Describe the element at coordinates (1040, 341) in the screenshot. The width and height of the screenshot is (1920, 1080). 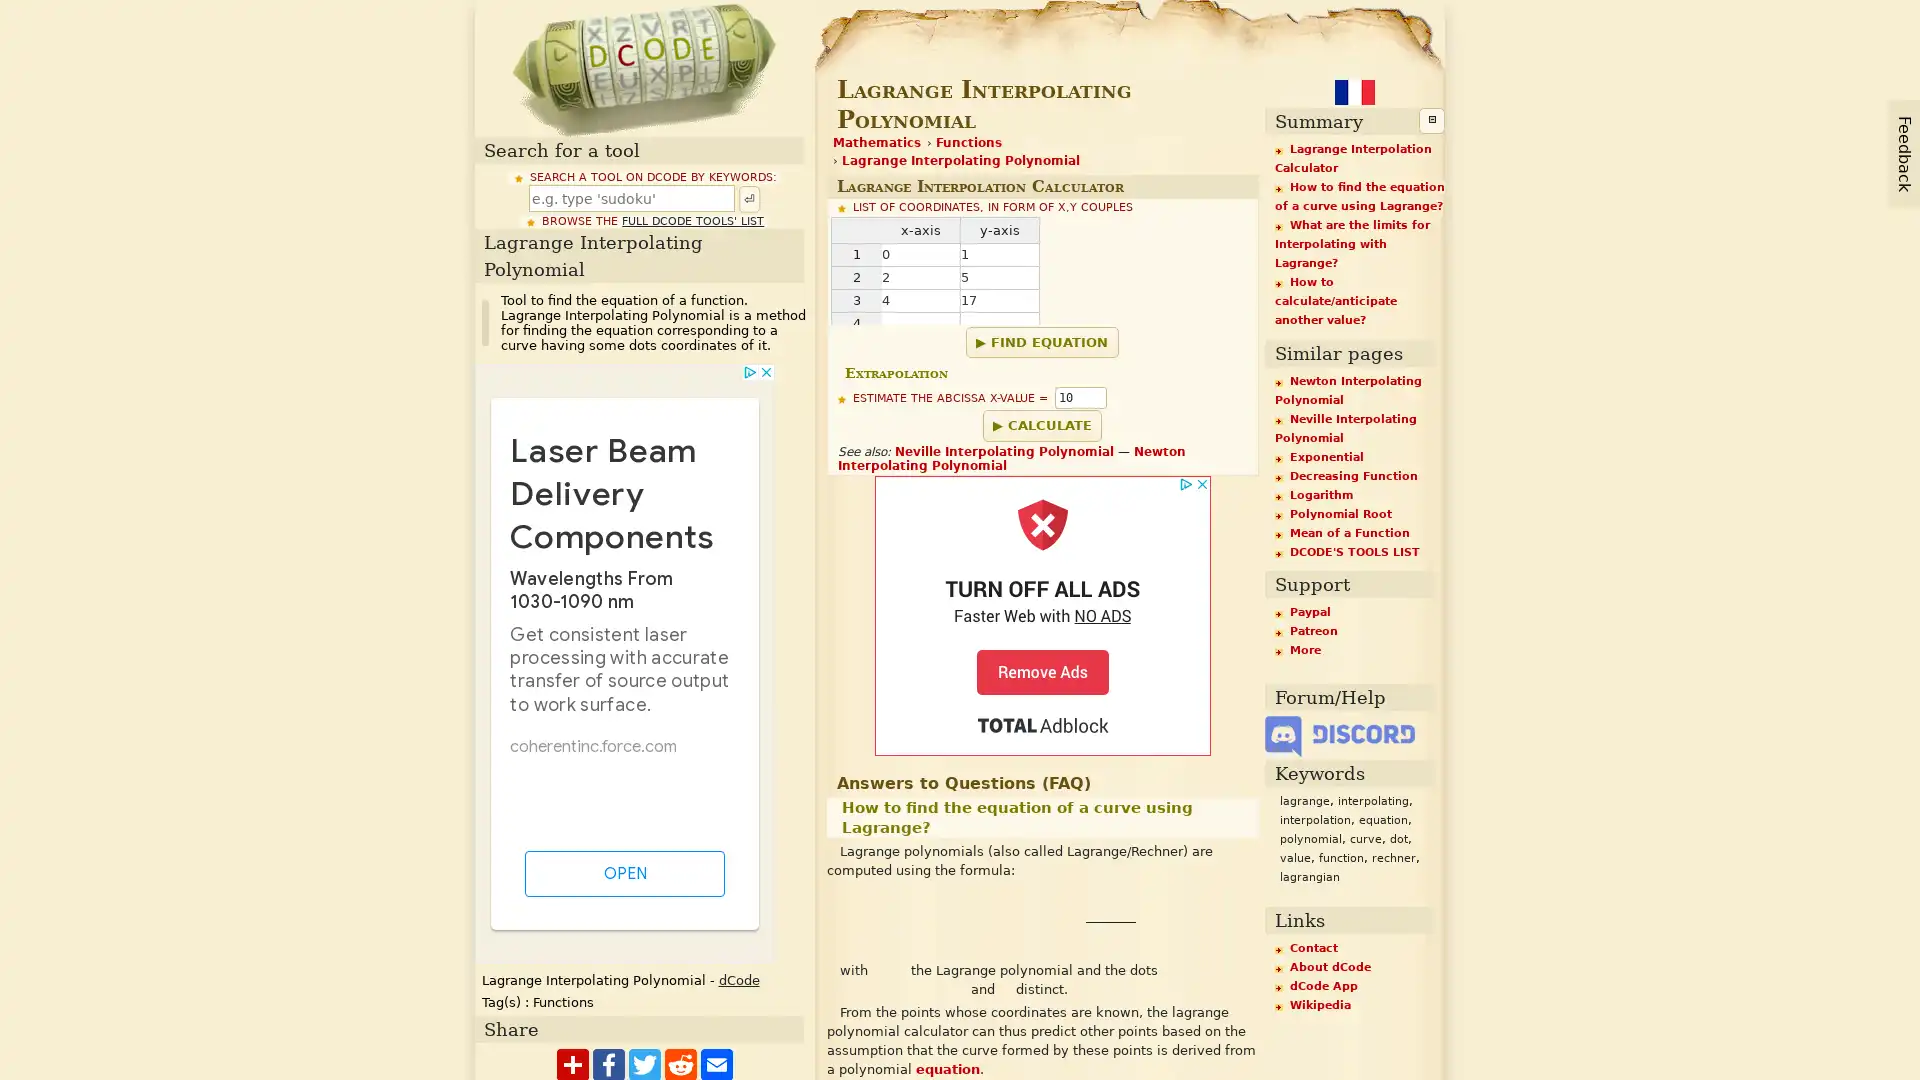
I see `FIND EQUATION` at that location.